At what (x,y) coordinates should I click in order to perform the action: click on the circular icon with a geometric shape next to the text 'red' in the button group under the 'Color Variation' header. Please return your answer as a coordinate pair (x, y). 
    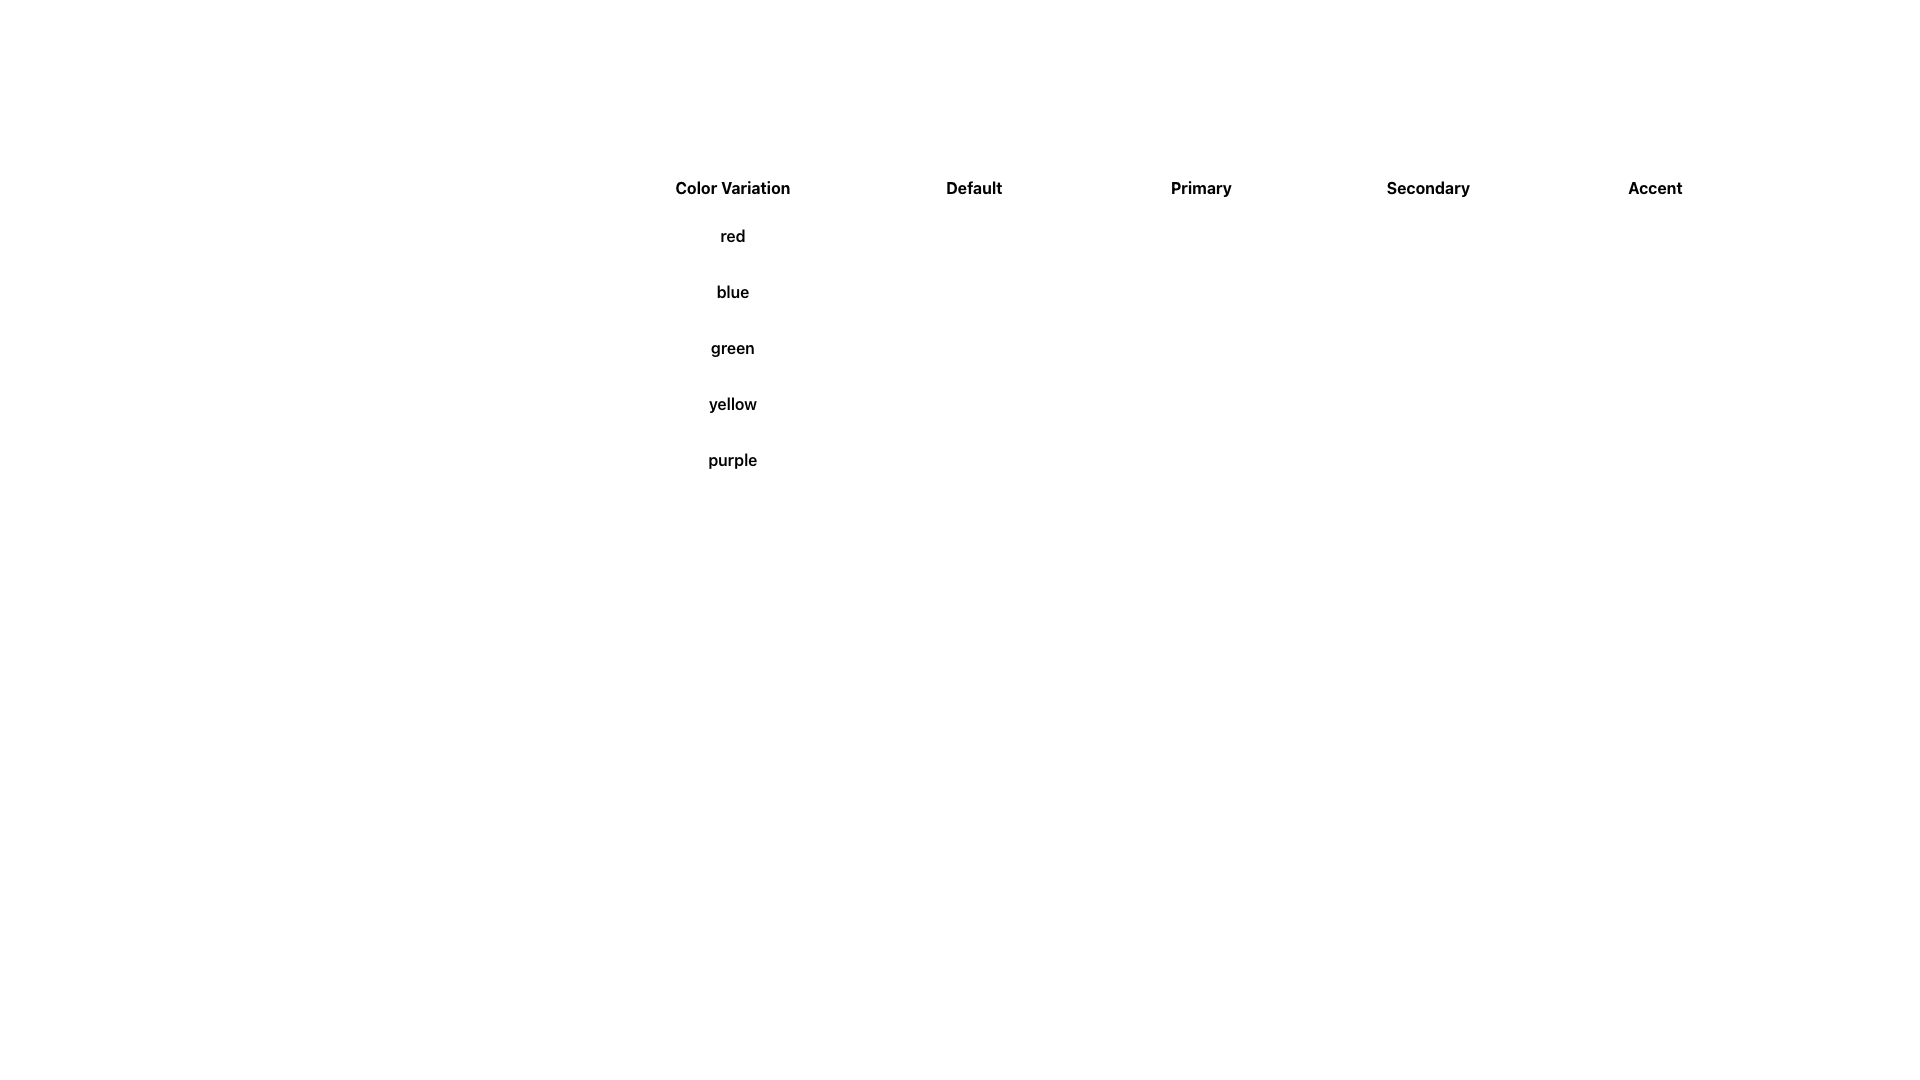
    Looking at the image, I should click on (927, 234).